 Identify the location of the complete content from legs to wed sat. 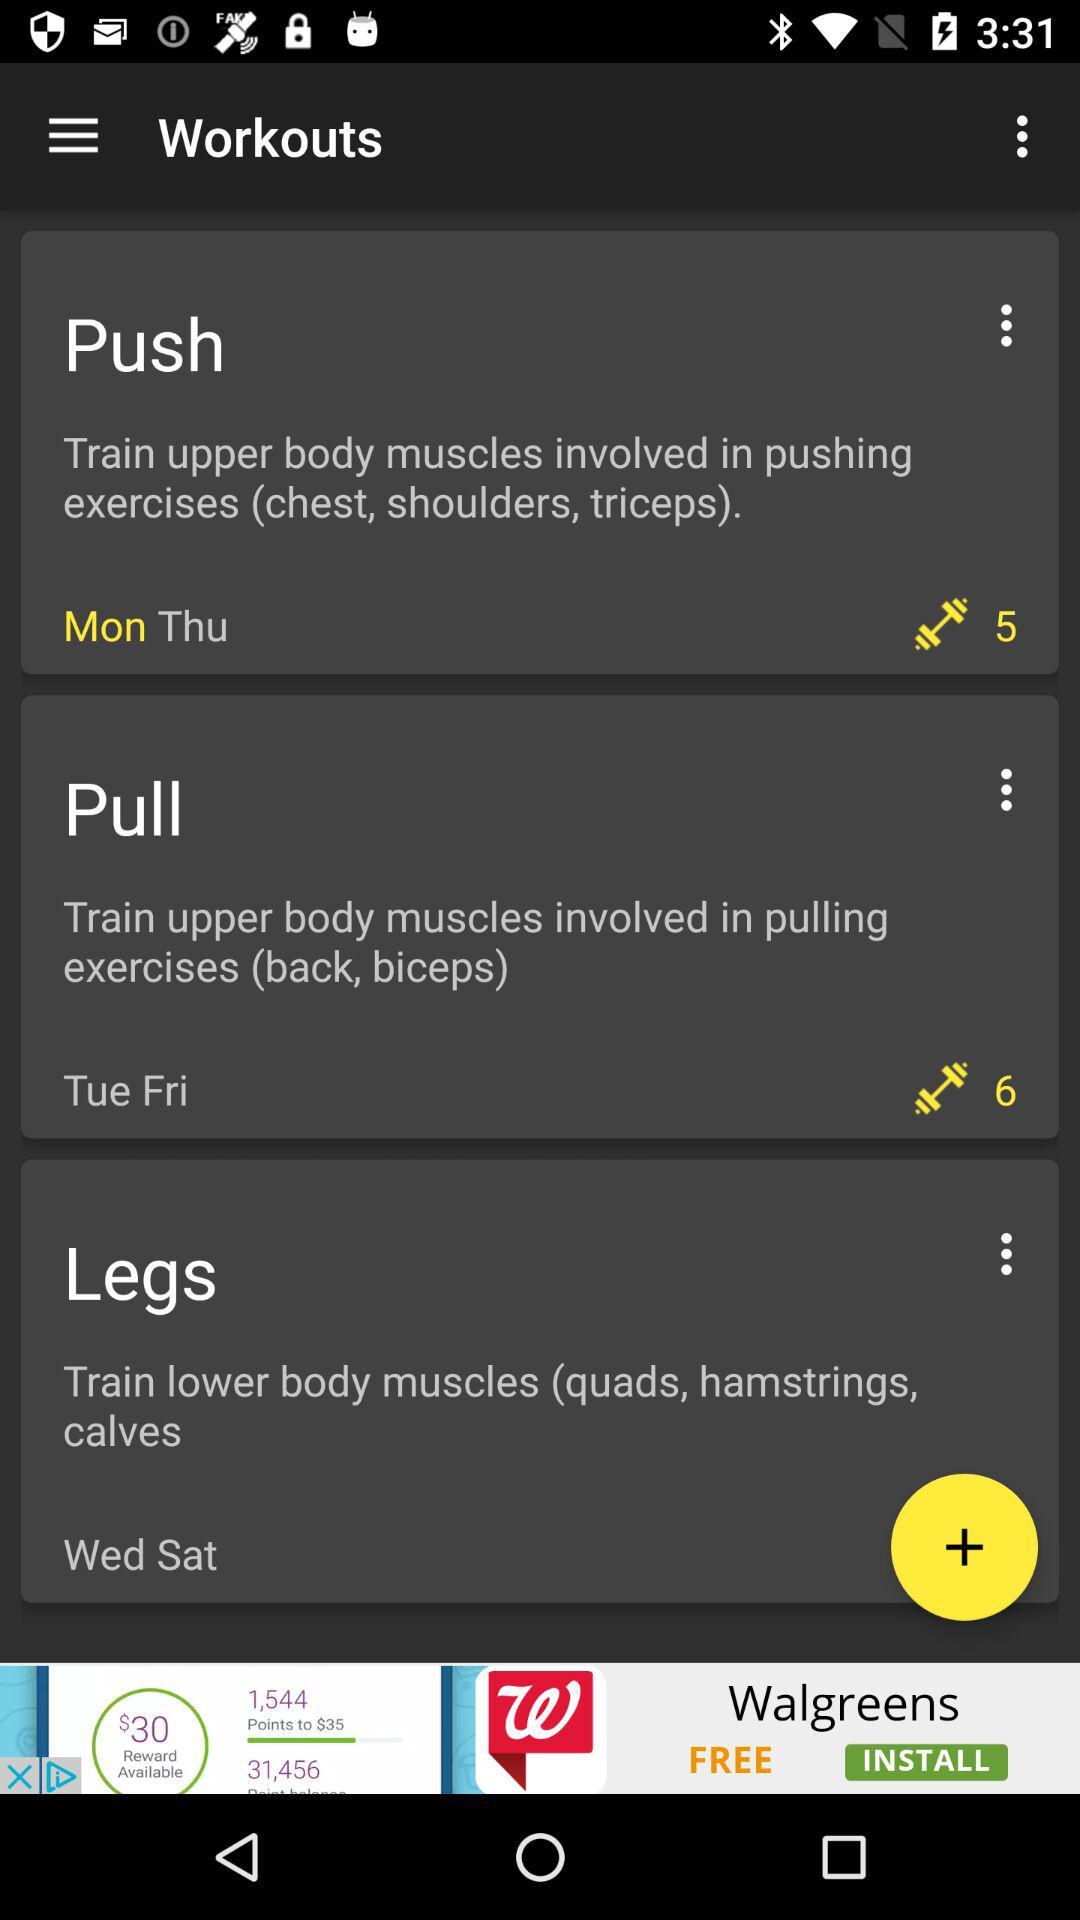
(540, 1380).